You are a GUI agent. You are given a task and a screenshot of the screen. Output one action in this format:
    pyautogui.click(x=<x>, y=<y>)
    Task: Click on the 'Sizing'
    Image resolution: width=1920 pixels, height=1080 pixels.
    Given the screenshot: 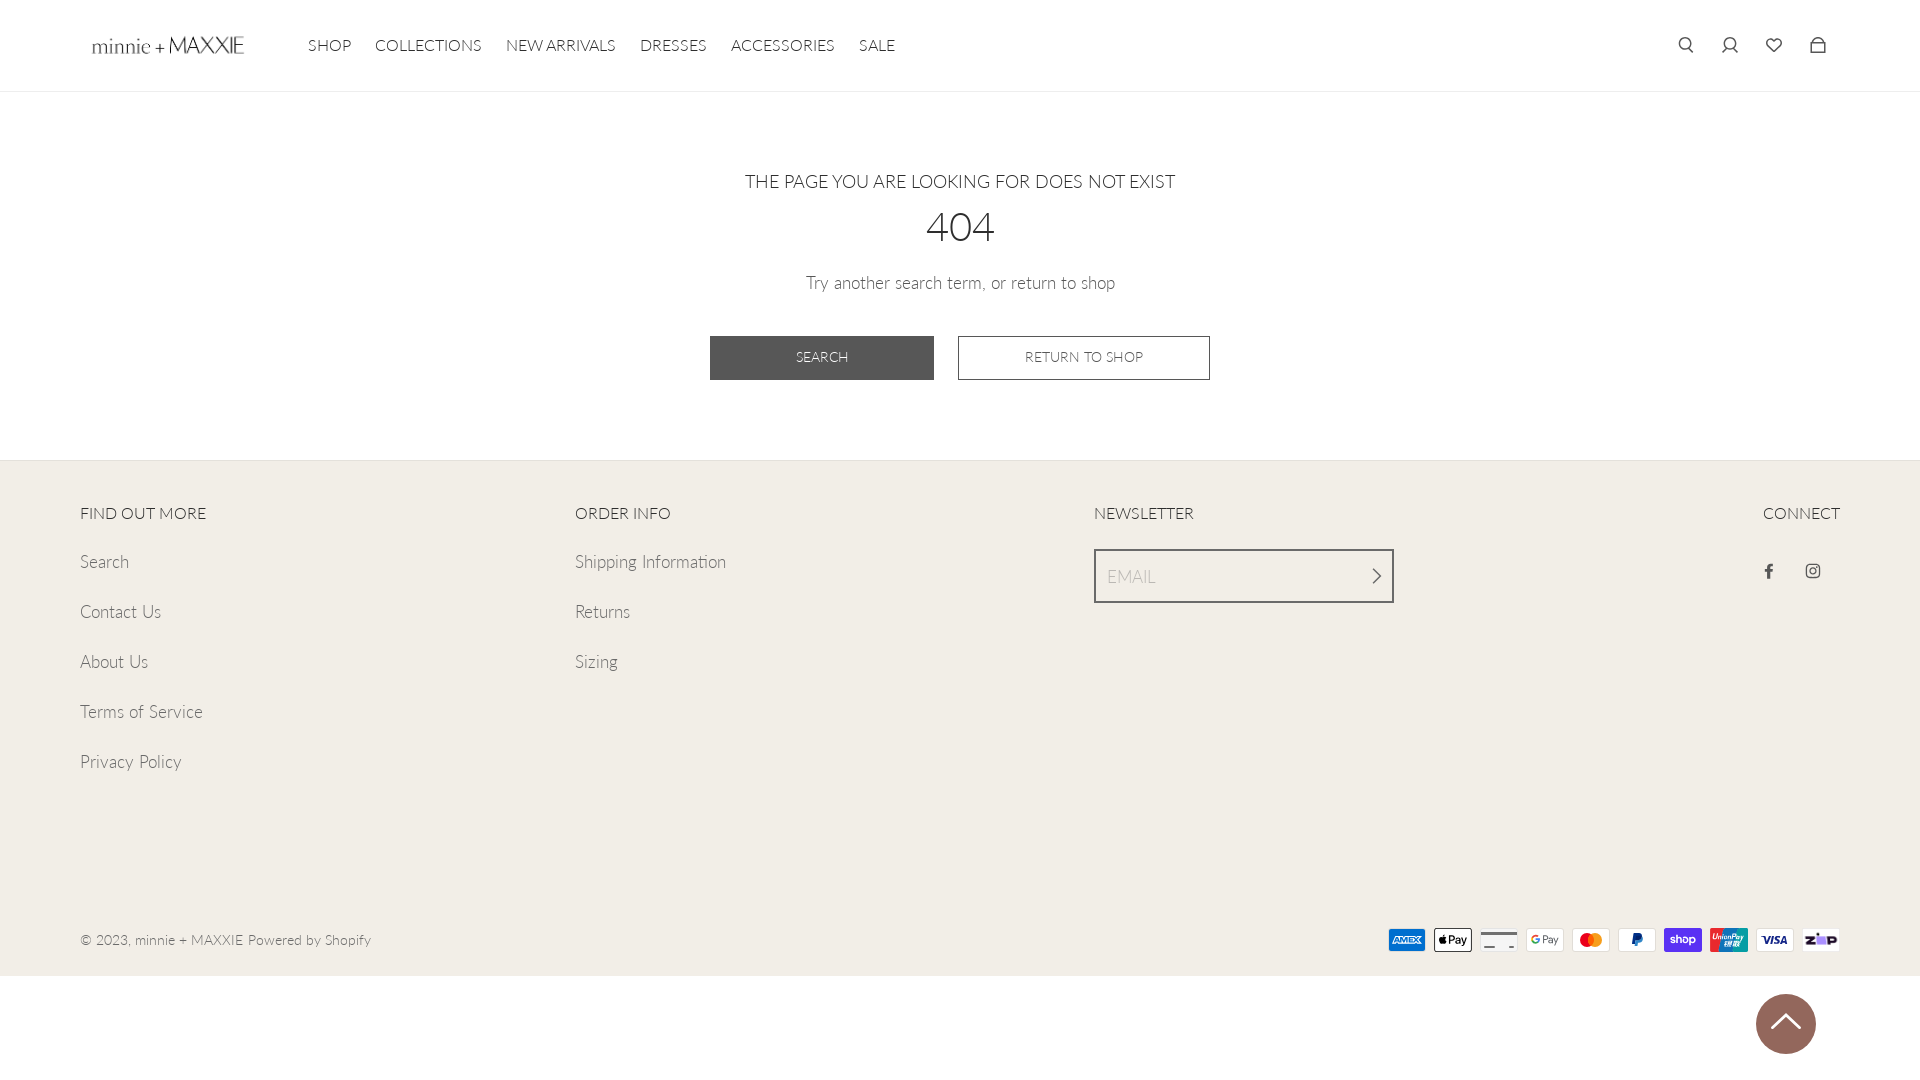 What is the action you would take?
    pyautogui.click(x=595, y=662)
    